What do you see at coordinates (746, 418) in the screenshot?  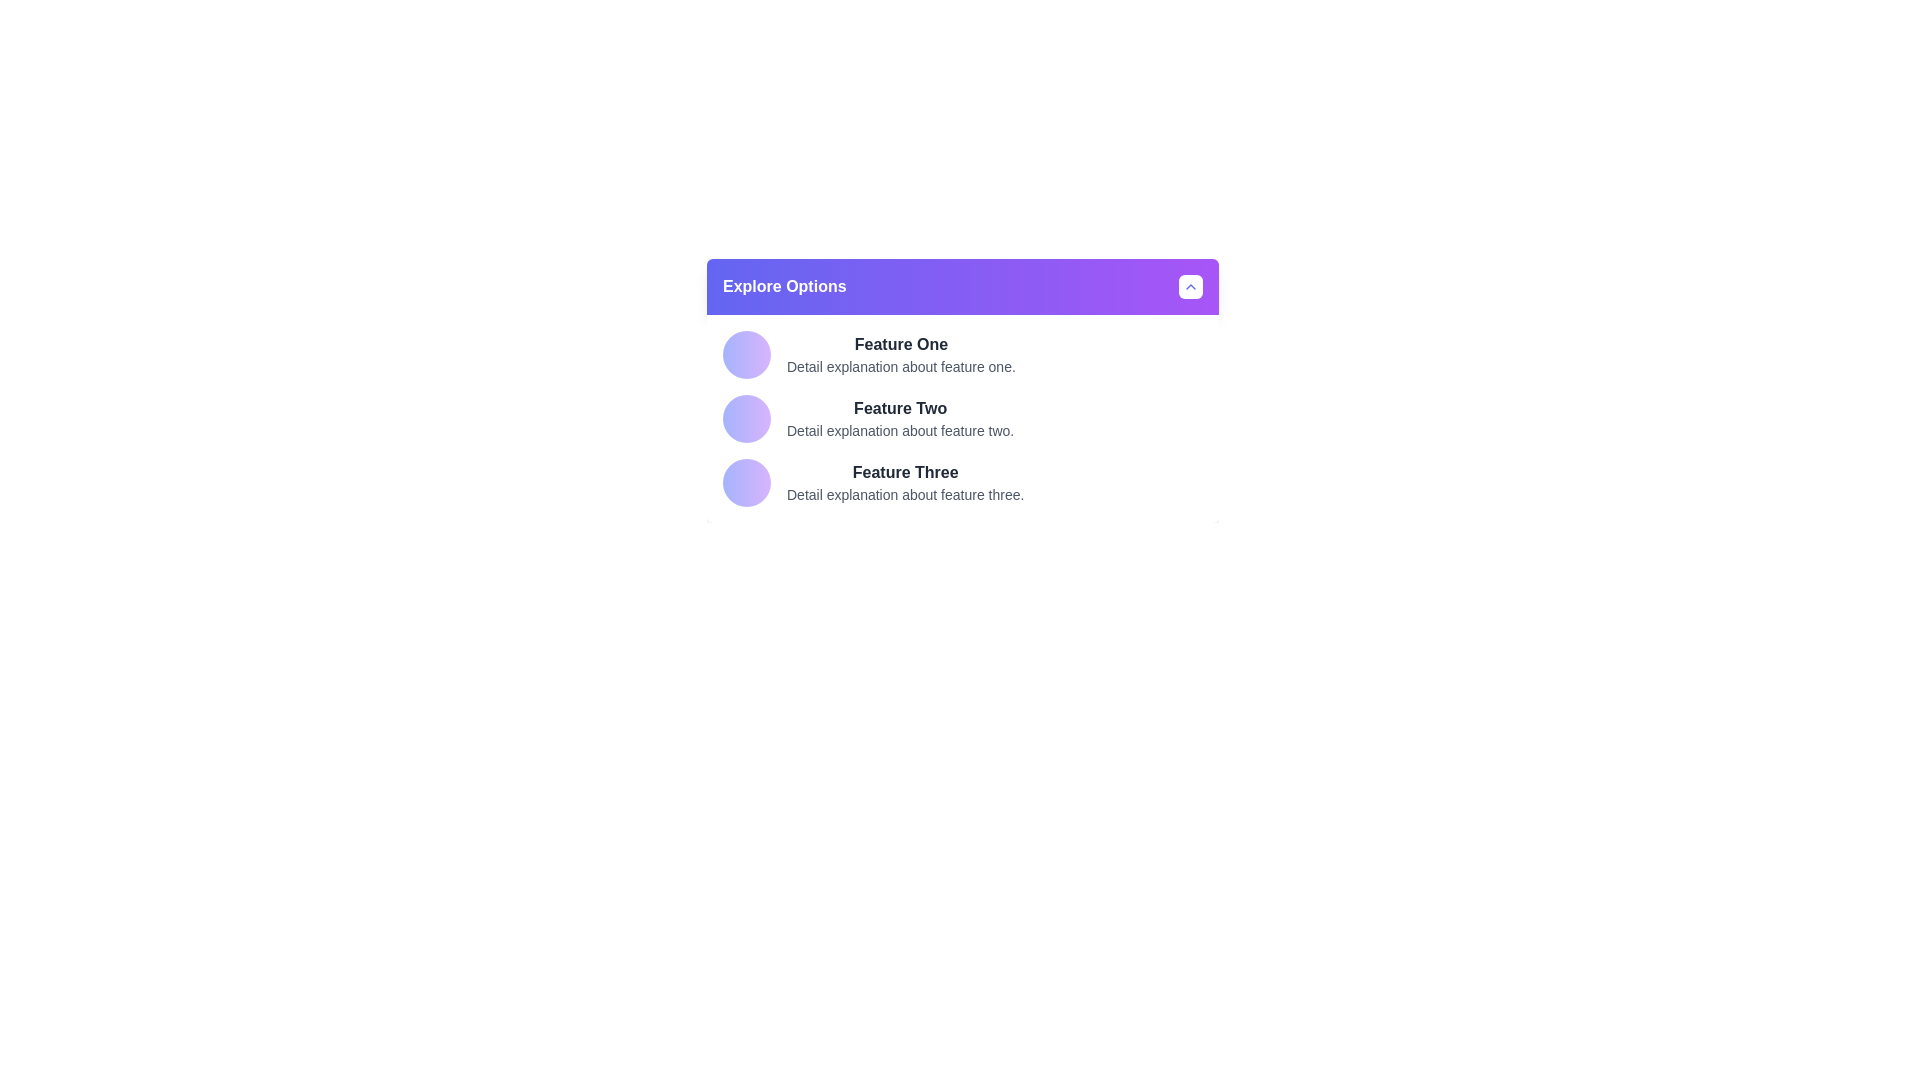 I see `the circular decorative element with a gradient fill transitioning from indigo to purple, located to the left of 'Feature Two'` at bounding box center [746, 418].